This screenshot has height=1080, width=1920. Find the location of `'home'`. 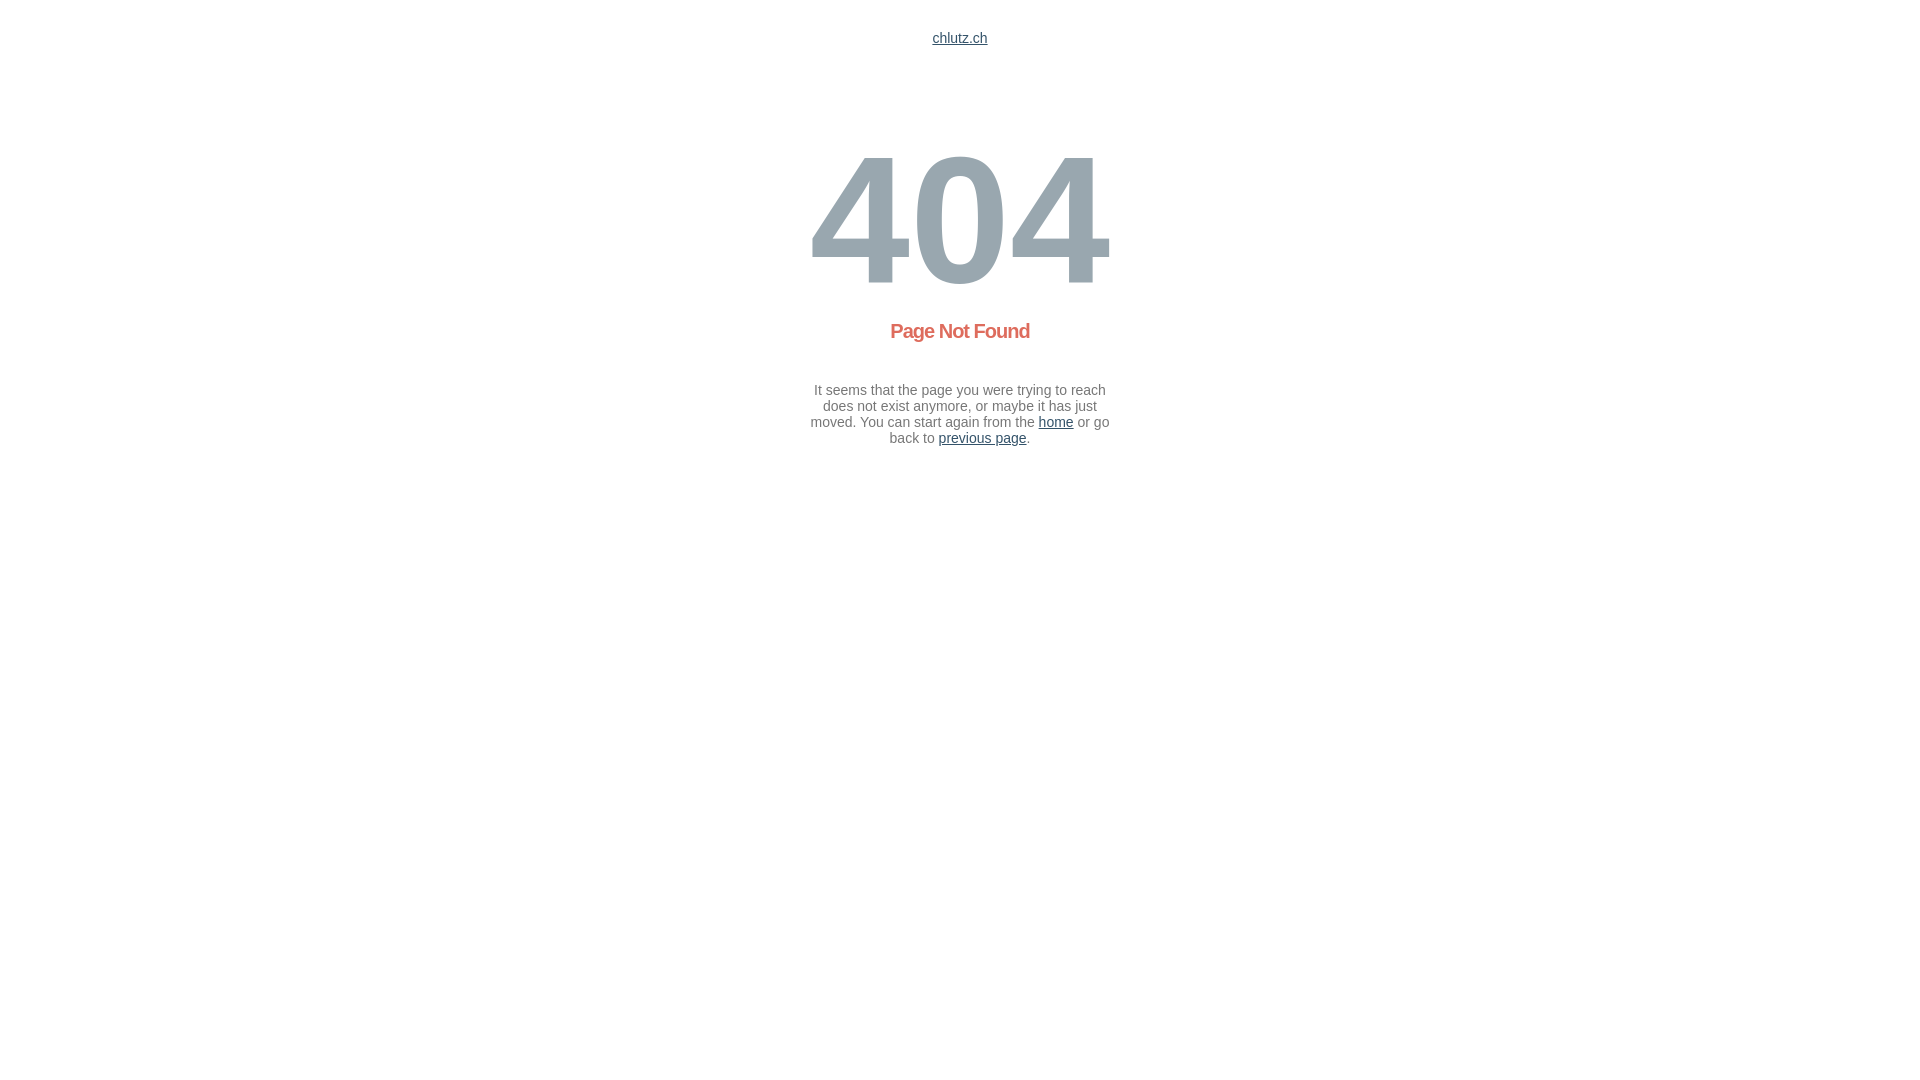

'home' is located at coordinates (1055, 420).